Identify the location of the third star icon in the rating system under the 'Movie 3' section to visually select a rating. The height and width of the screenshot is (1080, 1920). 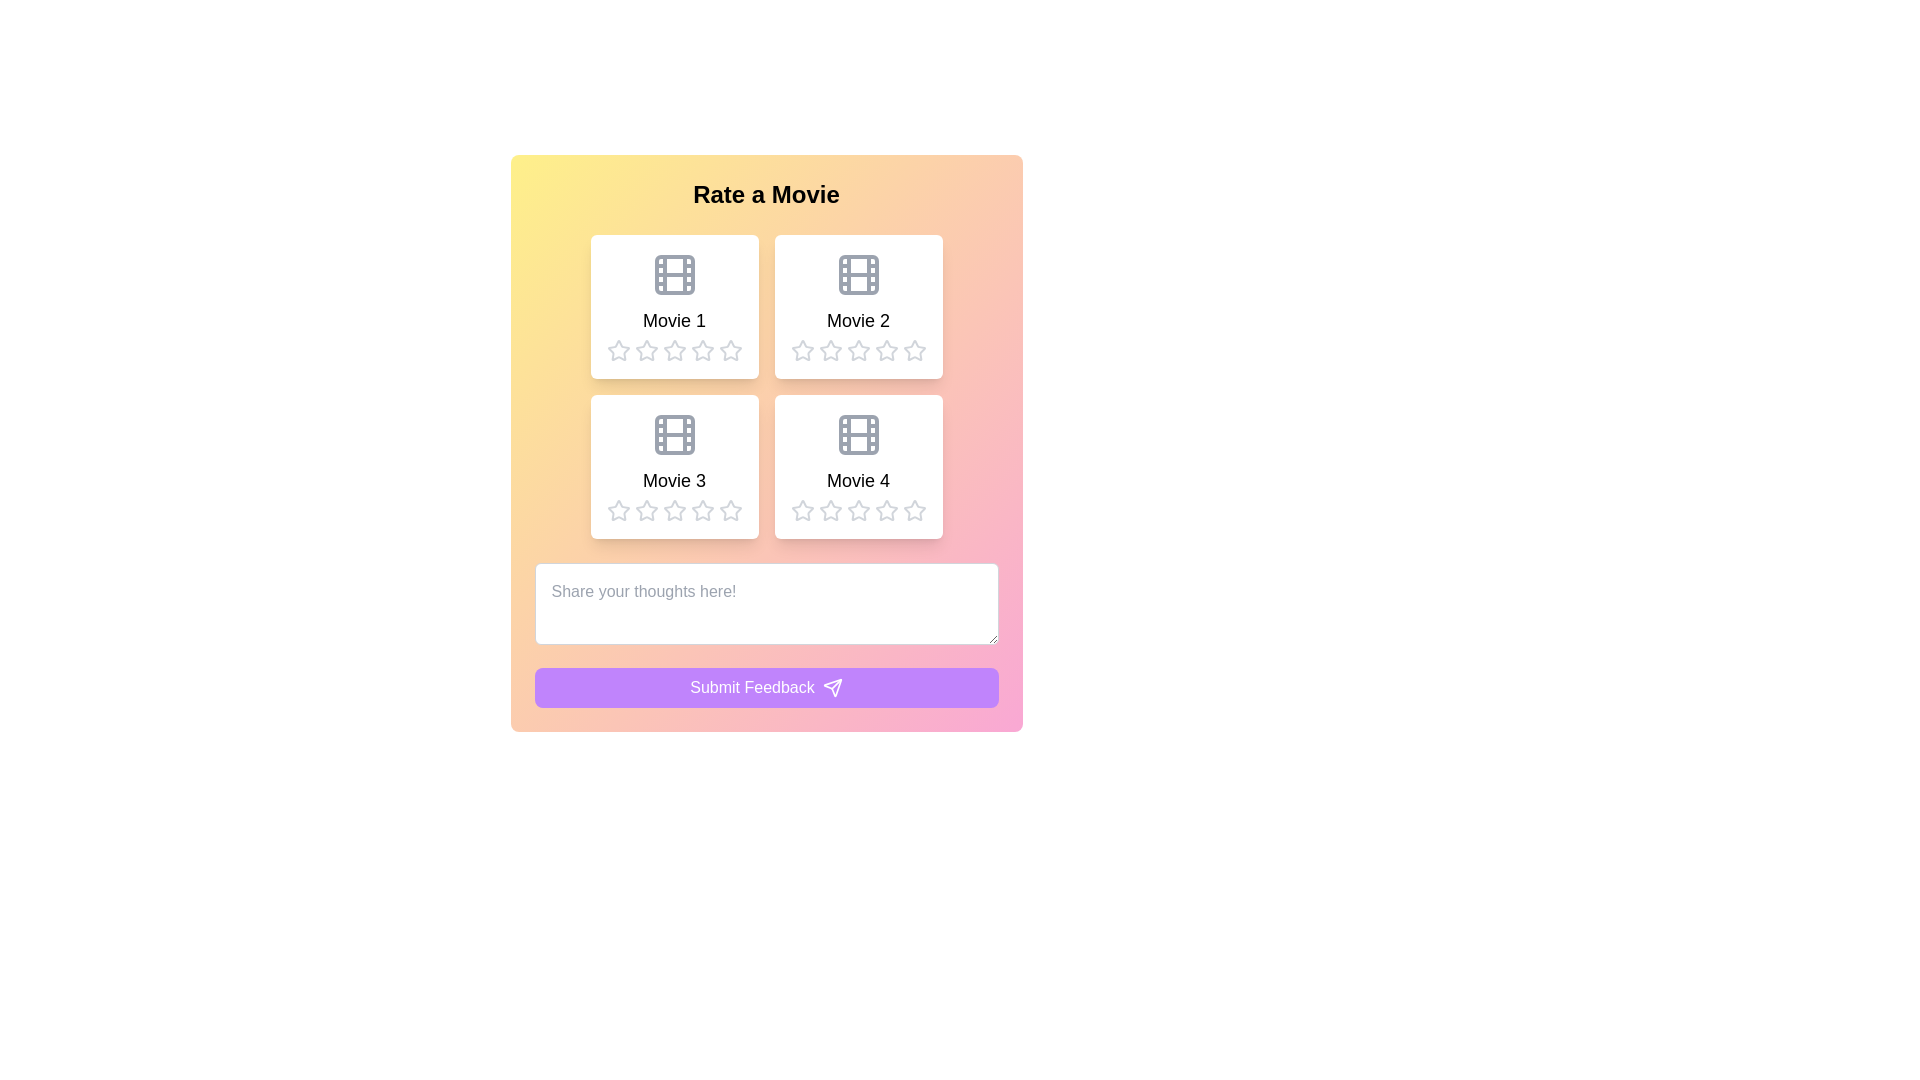
(674, 509).